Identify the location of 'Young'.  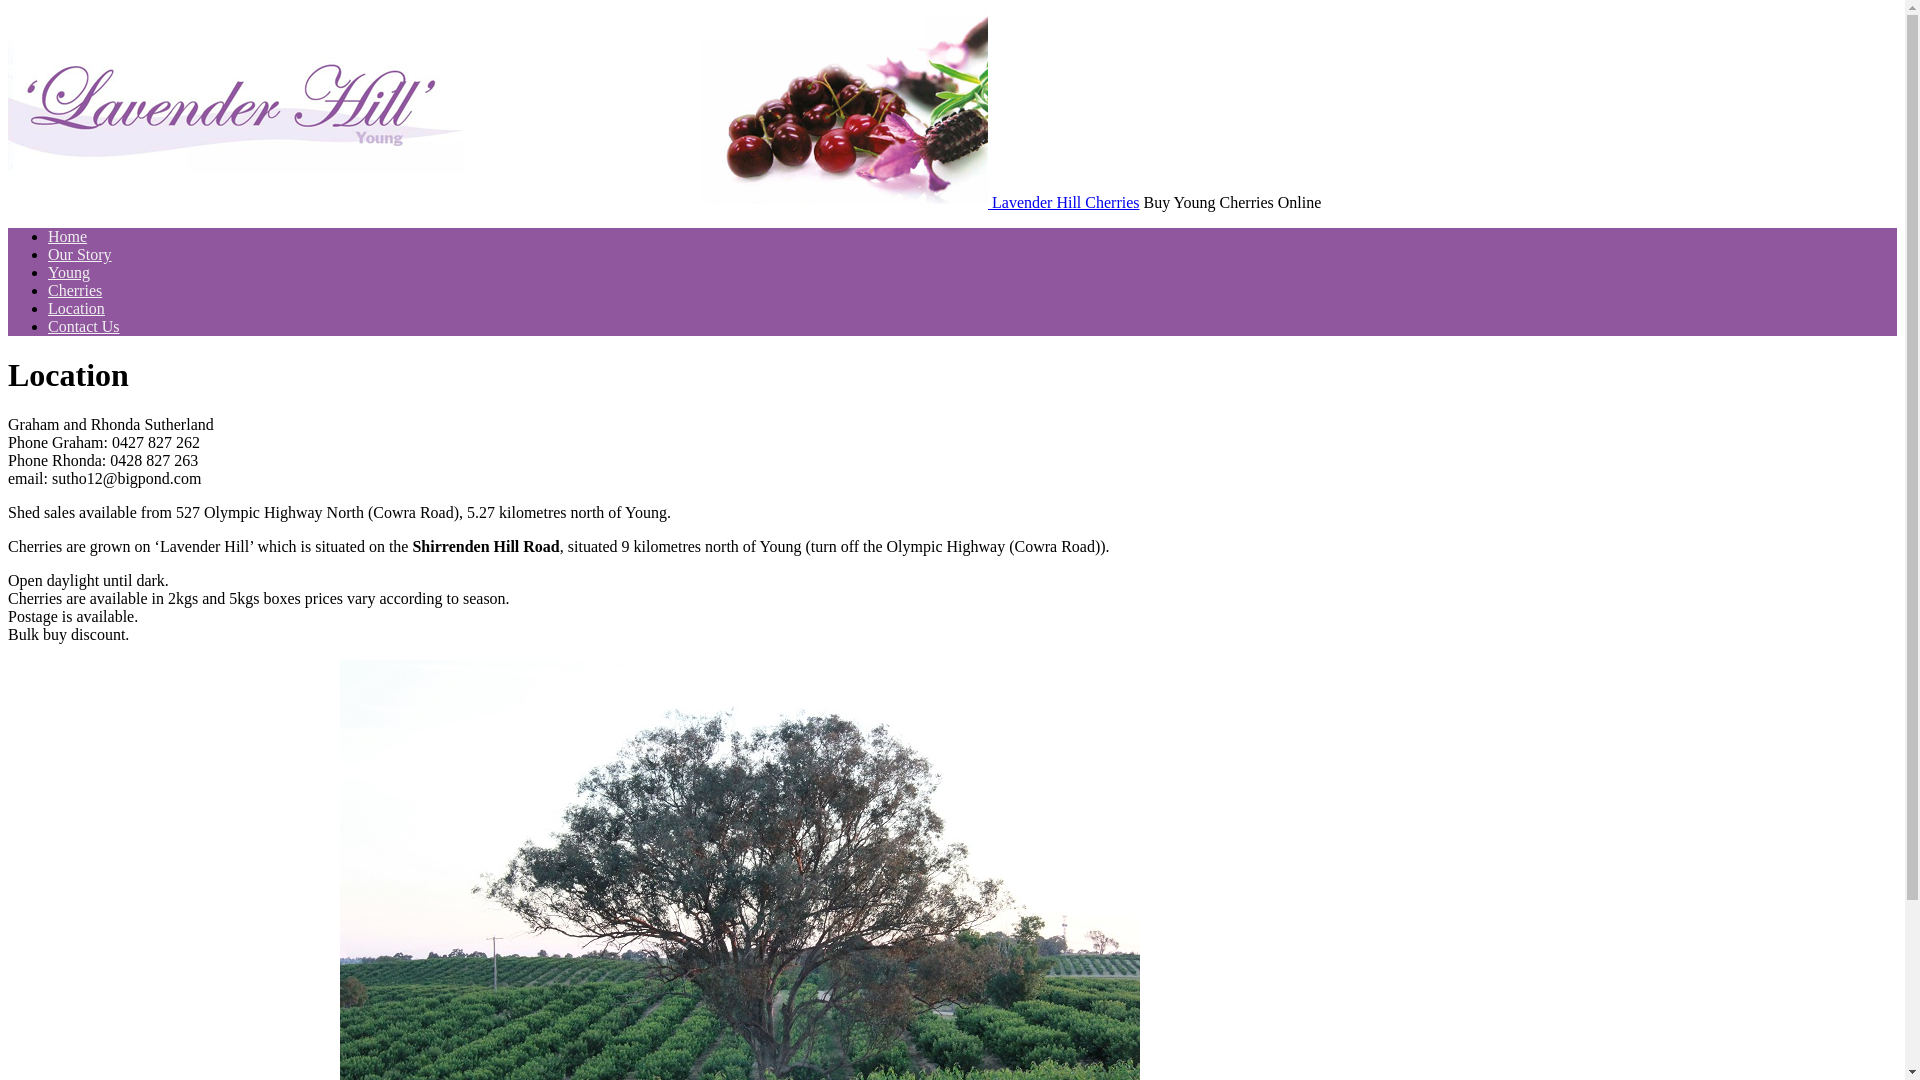
(68, 272).